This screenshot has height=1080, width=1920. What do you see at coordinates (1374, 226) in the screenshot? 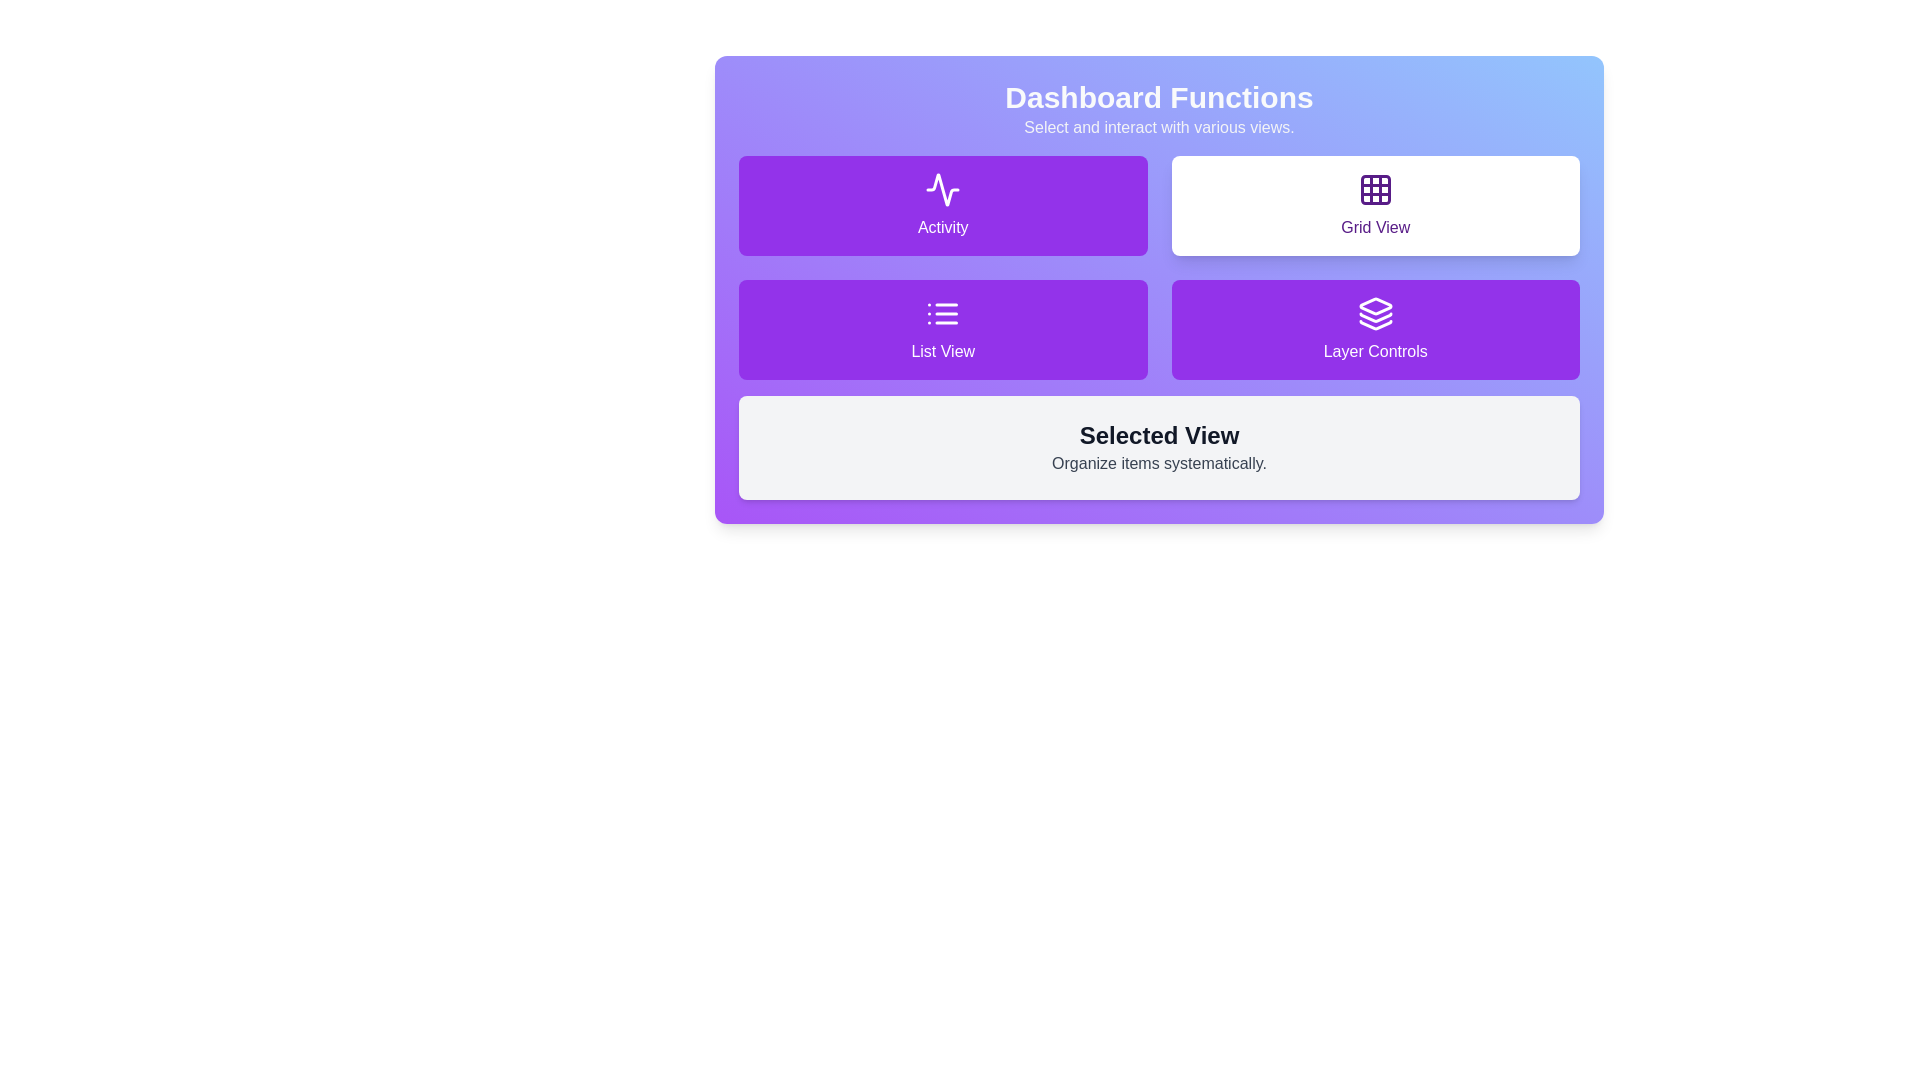
I see `the 'Grid View' text label that displays in bold purple font, located below the grid layout icon in the top-right corner of the main interface` at bounding box center [1374, 226].